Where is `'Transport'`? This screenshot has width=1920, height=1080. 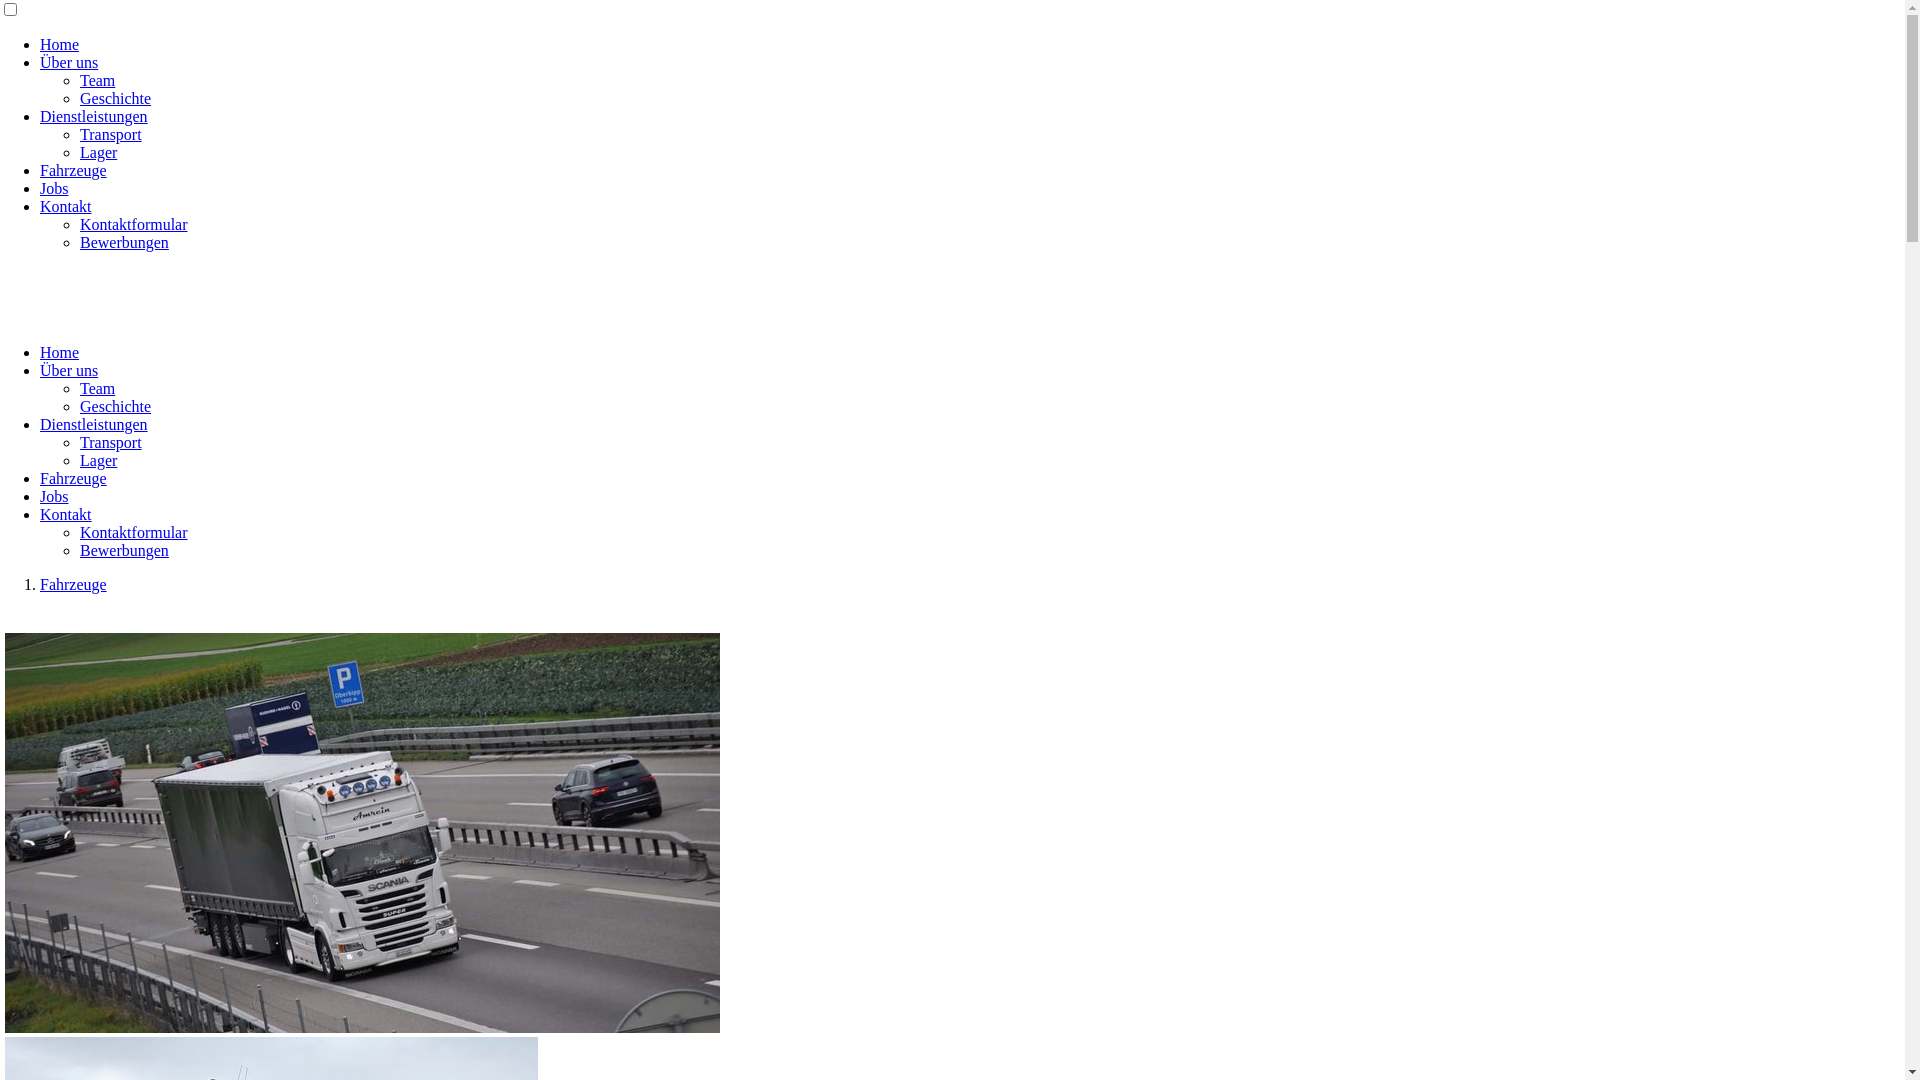 'Transport' is located at coordinates (80, 441).